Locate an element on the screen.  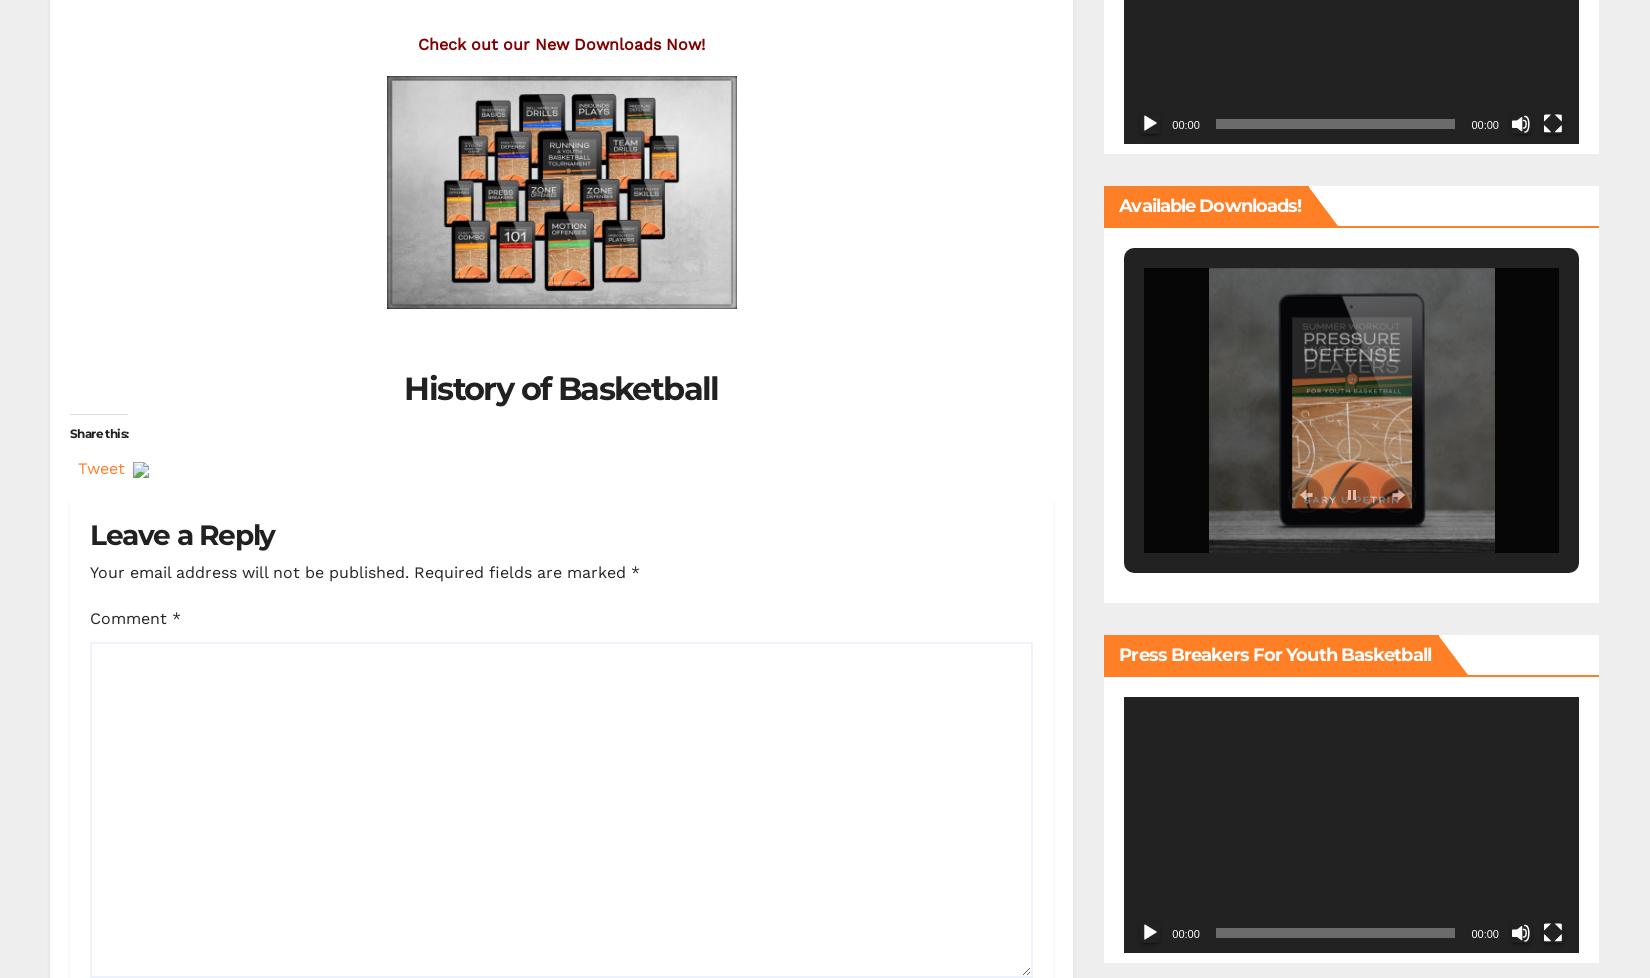
'Required fields are marked' is located at coordinates (521, 571).